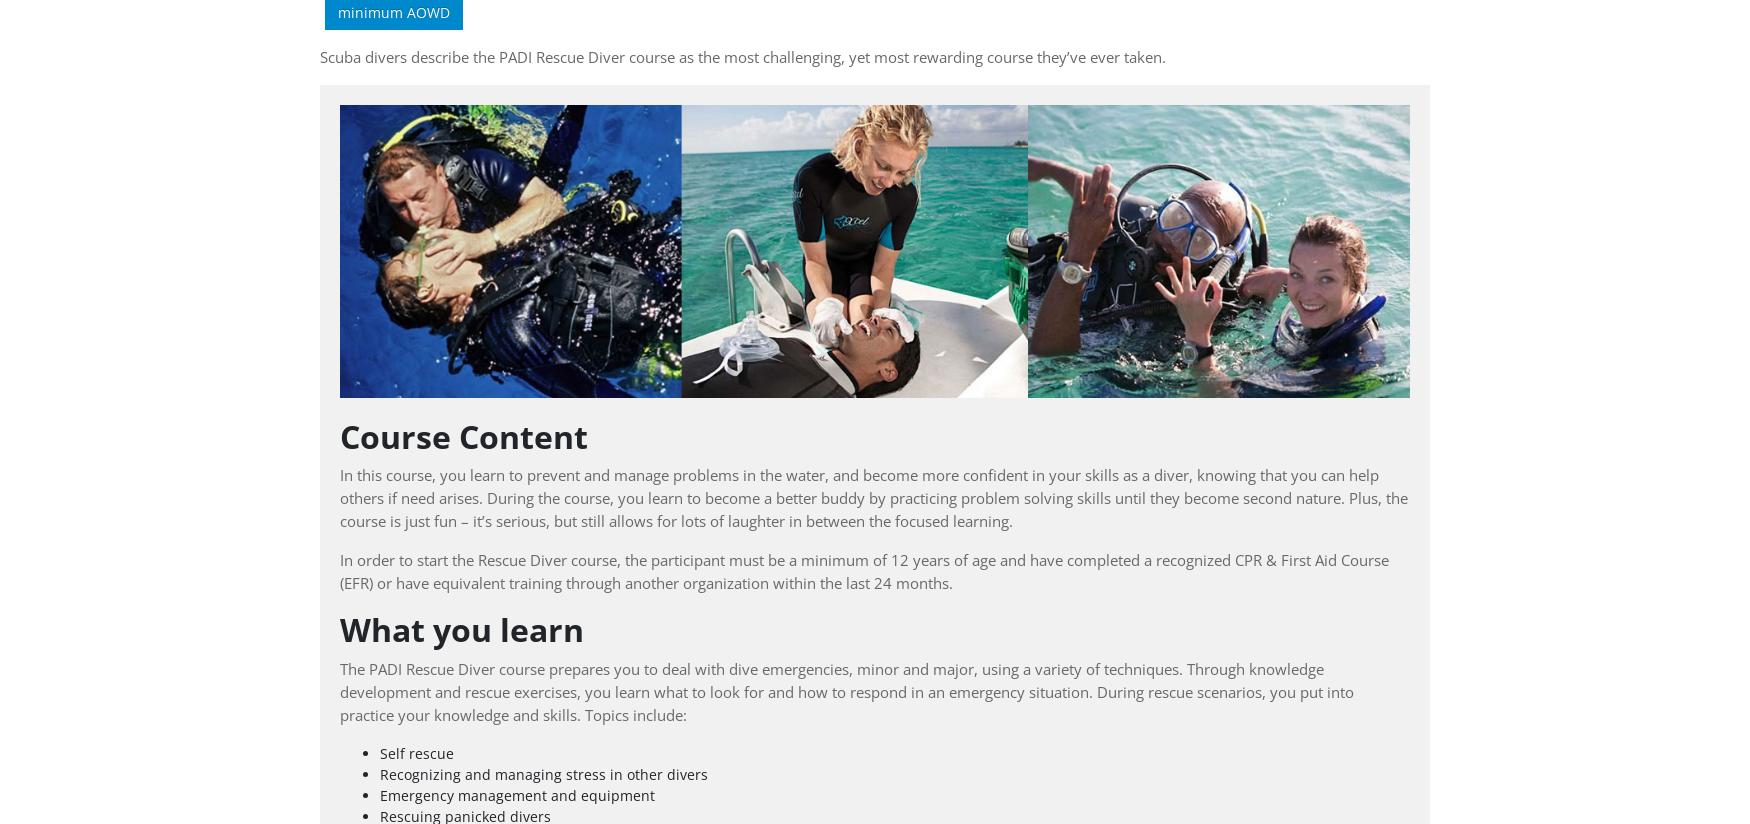 This screenshot has width=1750, height=824. What do you see at coordinates (847, 690) in the screenshot?
I see `'The PADI Rescue Diver course prepares you to deal with dive emergencies, minor and major, using a variety of techniques. Through knowledge development and rescue exercises, you learn what to look for and how to respond in an emergency situation. During rescue scenarios, you put into practice your knowledge and skills. Topics include:'` at bounding box center [847, 690].